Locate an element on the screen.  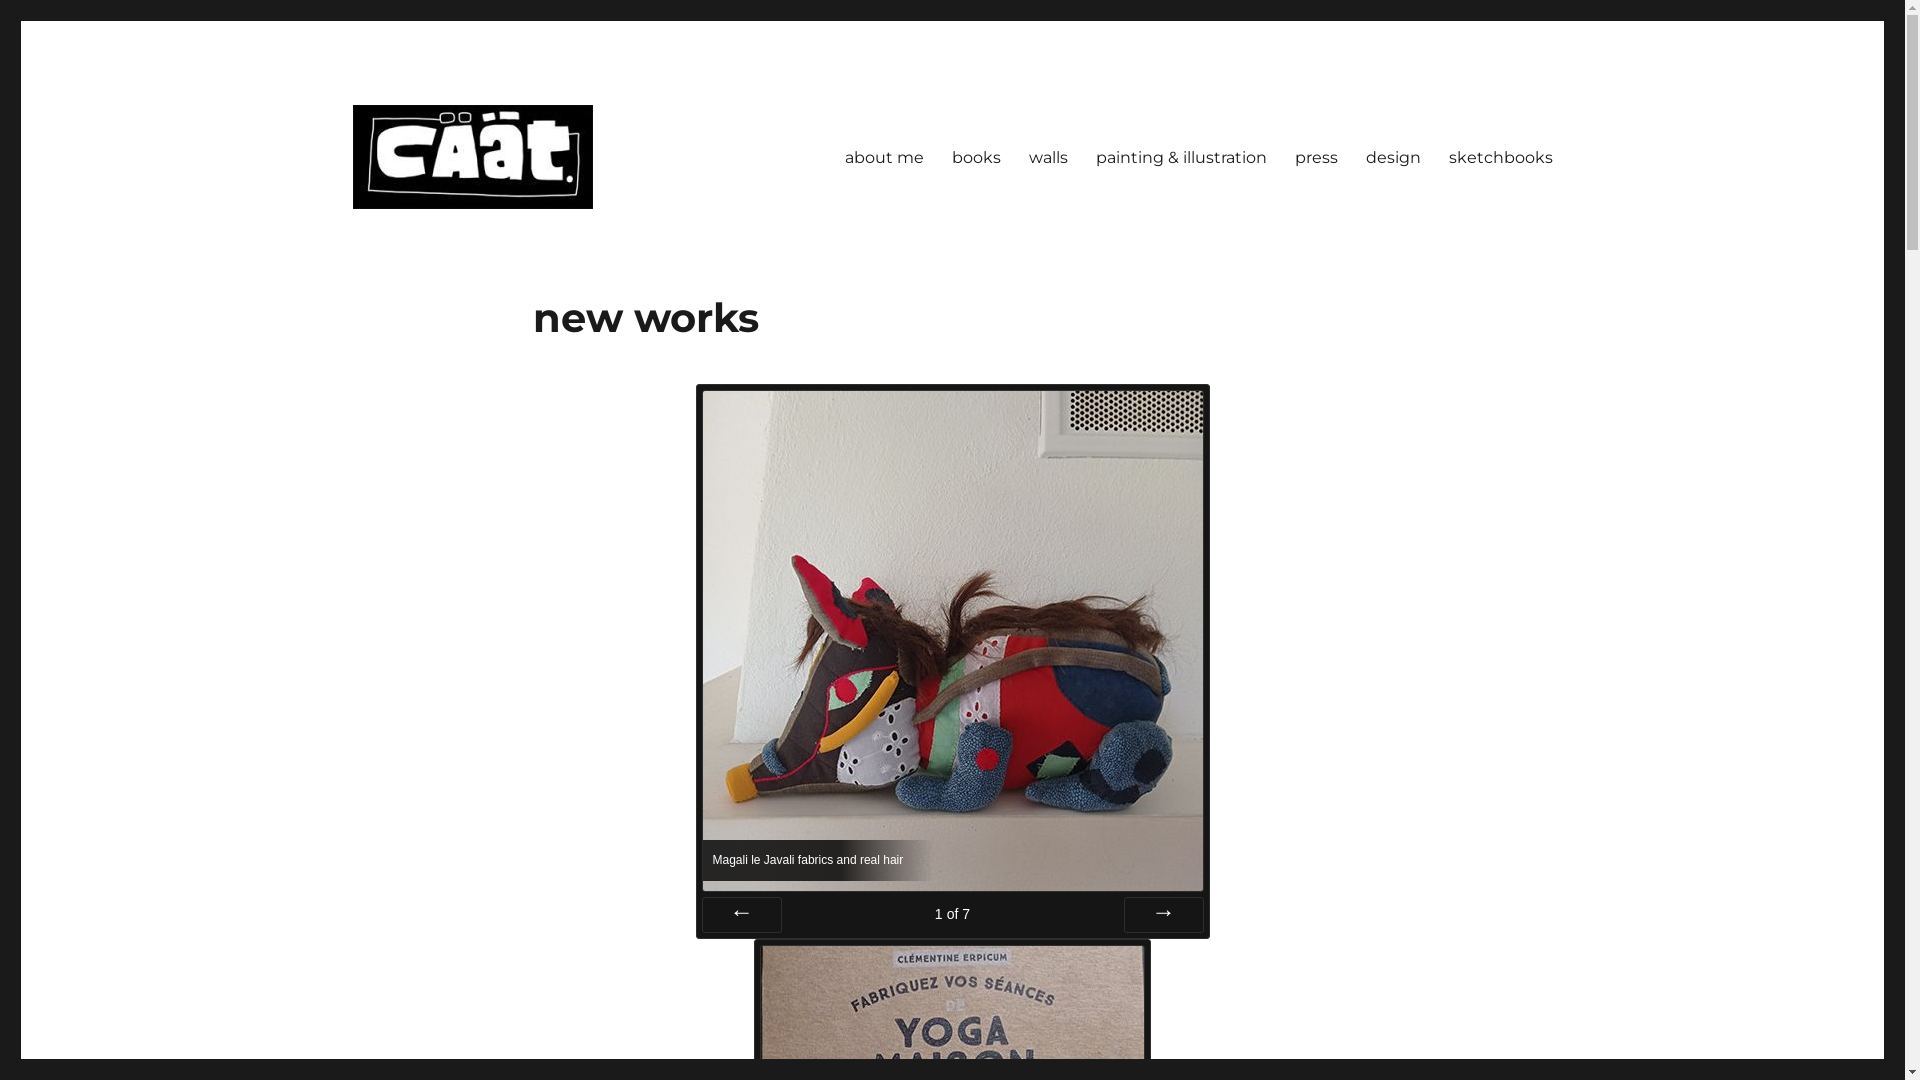
'about me' is located at coordinates (882, 156).